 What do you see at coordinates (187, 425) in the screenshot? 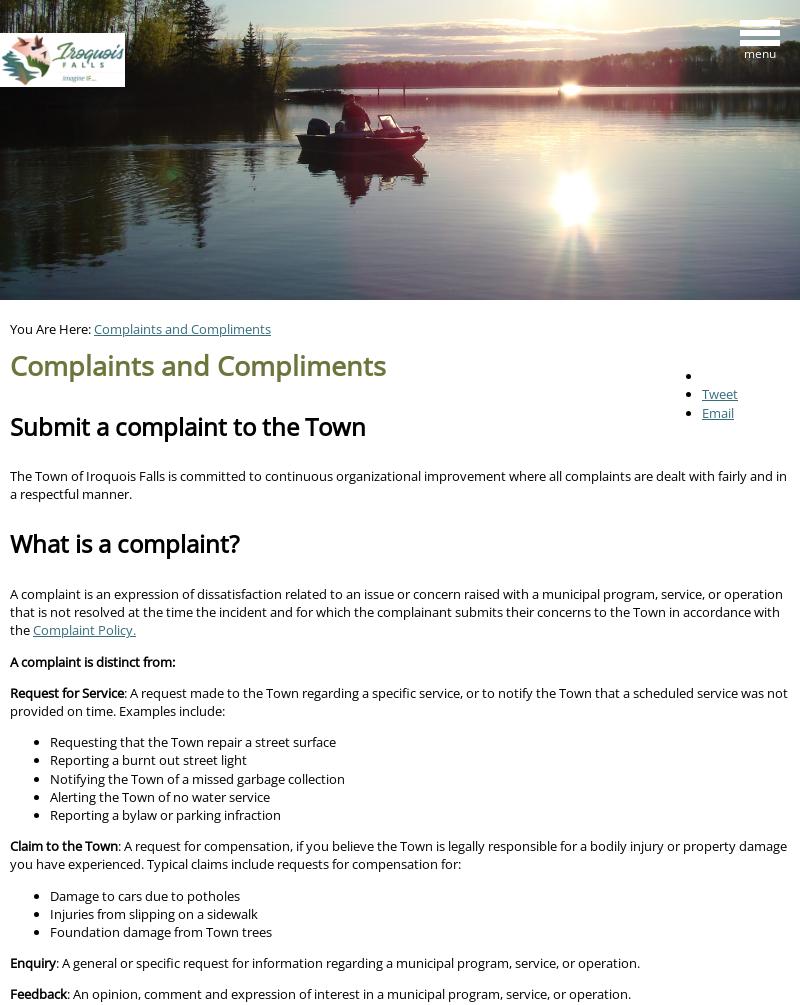
I see `'Submit a complaint to the Town'` at bounding box center [187, 425].